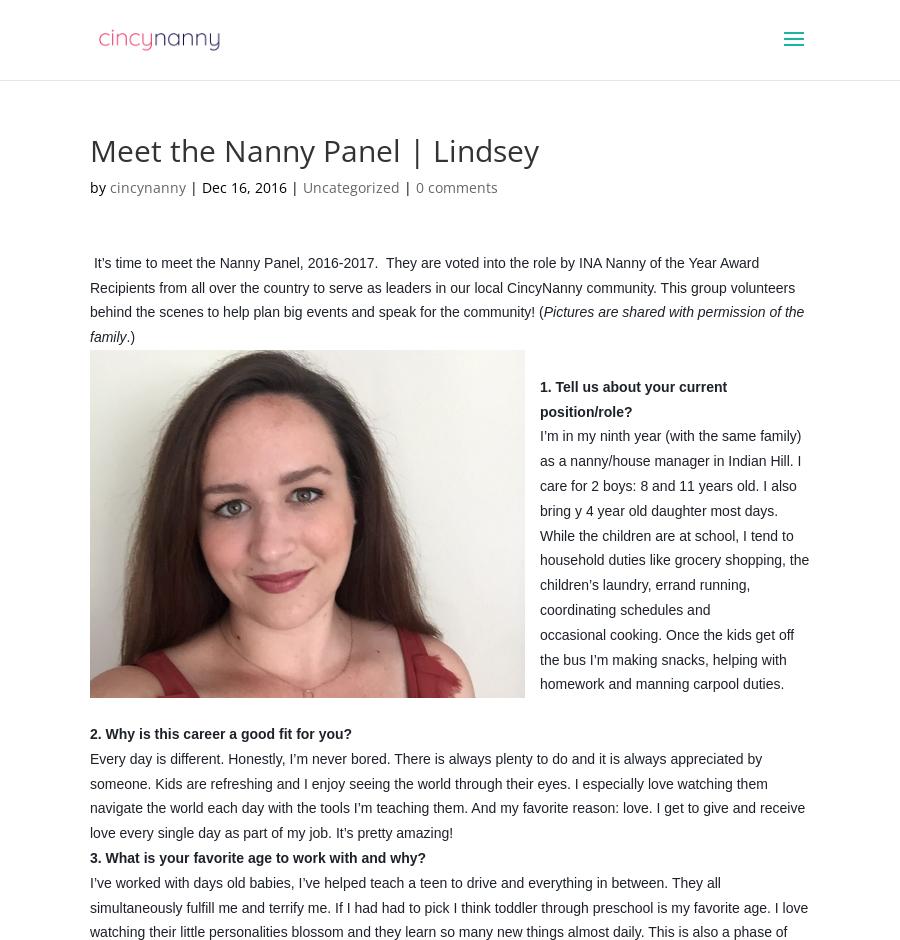  I want to click on 'Uncategorized', so click(351, 187).